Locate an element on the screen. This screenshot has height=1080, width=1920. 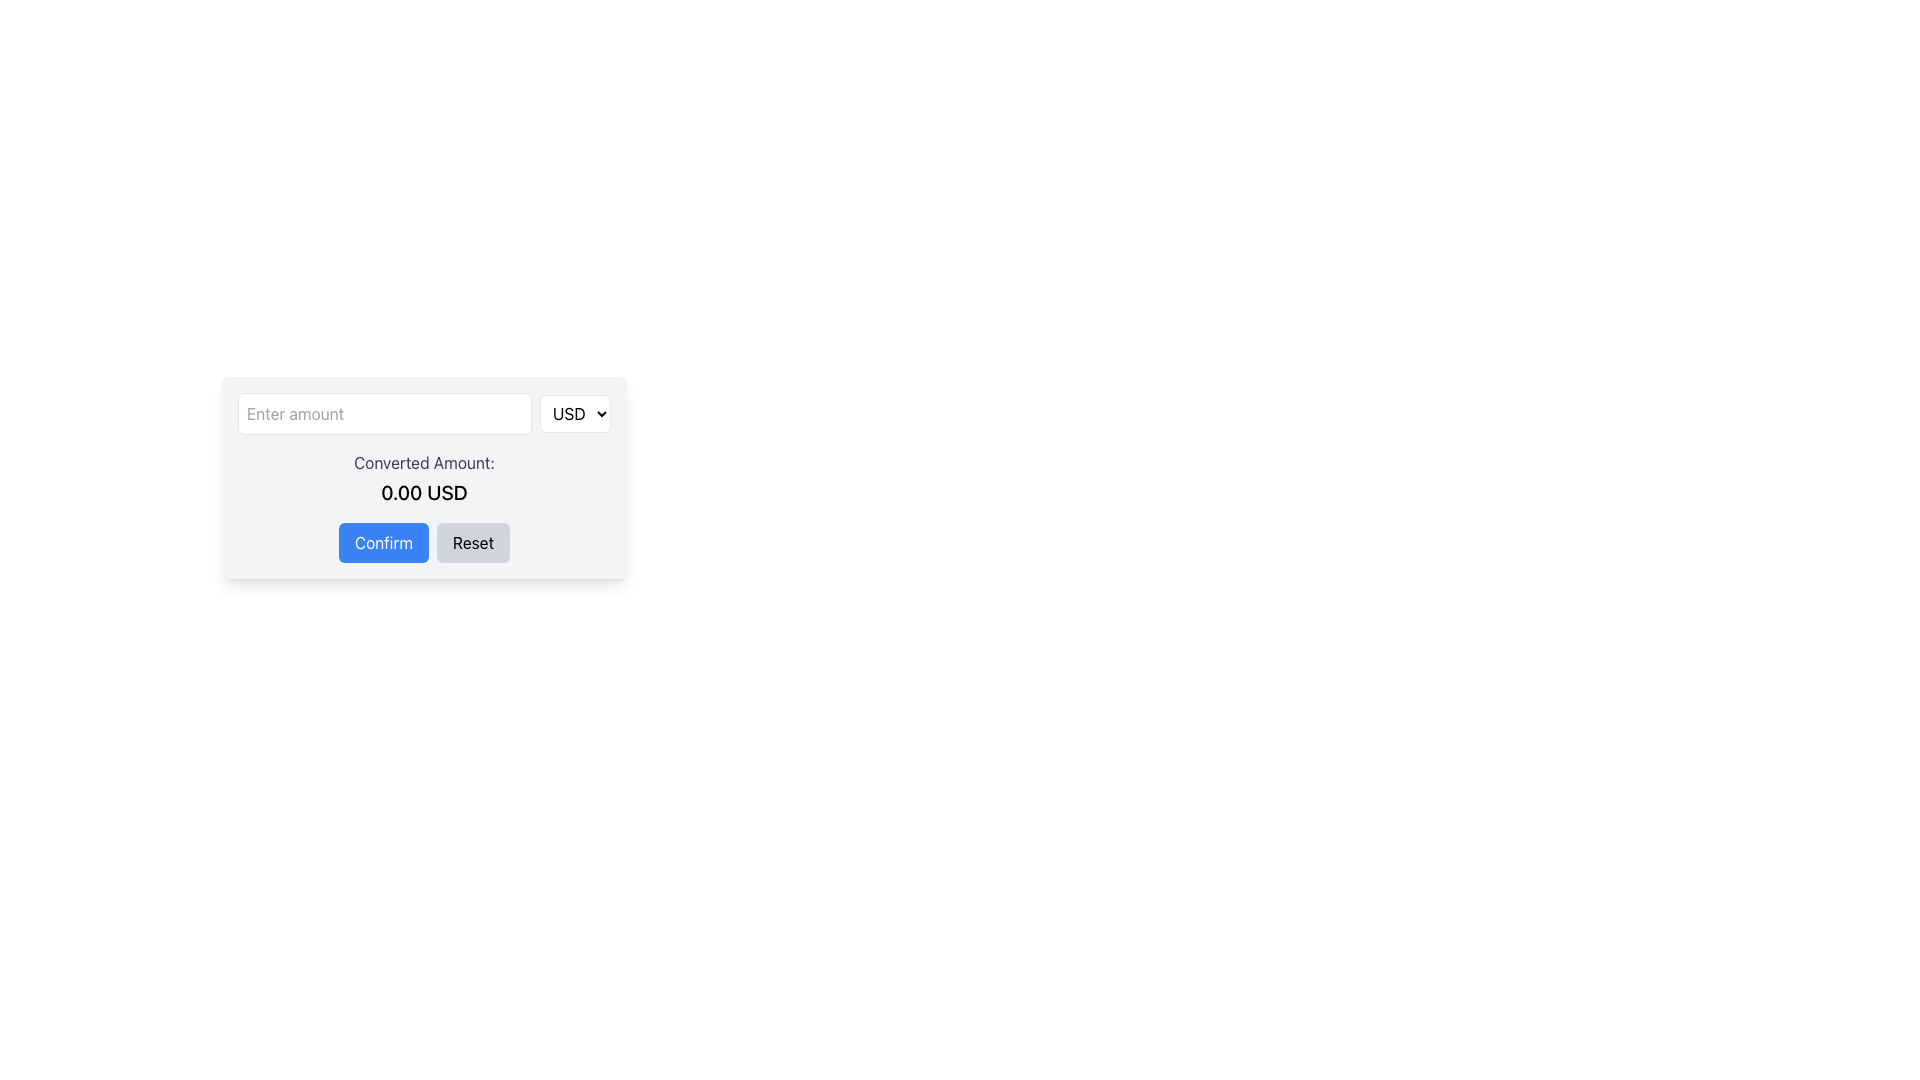
the reset button located within the horizontal button group beneath the conversion information panel, which is the second button to the right of the blue 'Confirm' button is located at coordinates (472, 543).